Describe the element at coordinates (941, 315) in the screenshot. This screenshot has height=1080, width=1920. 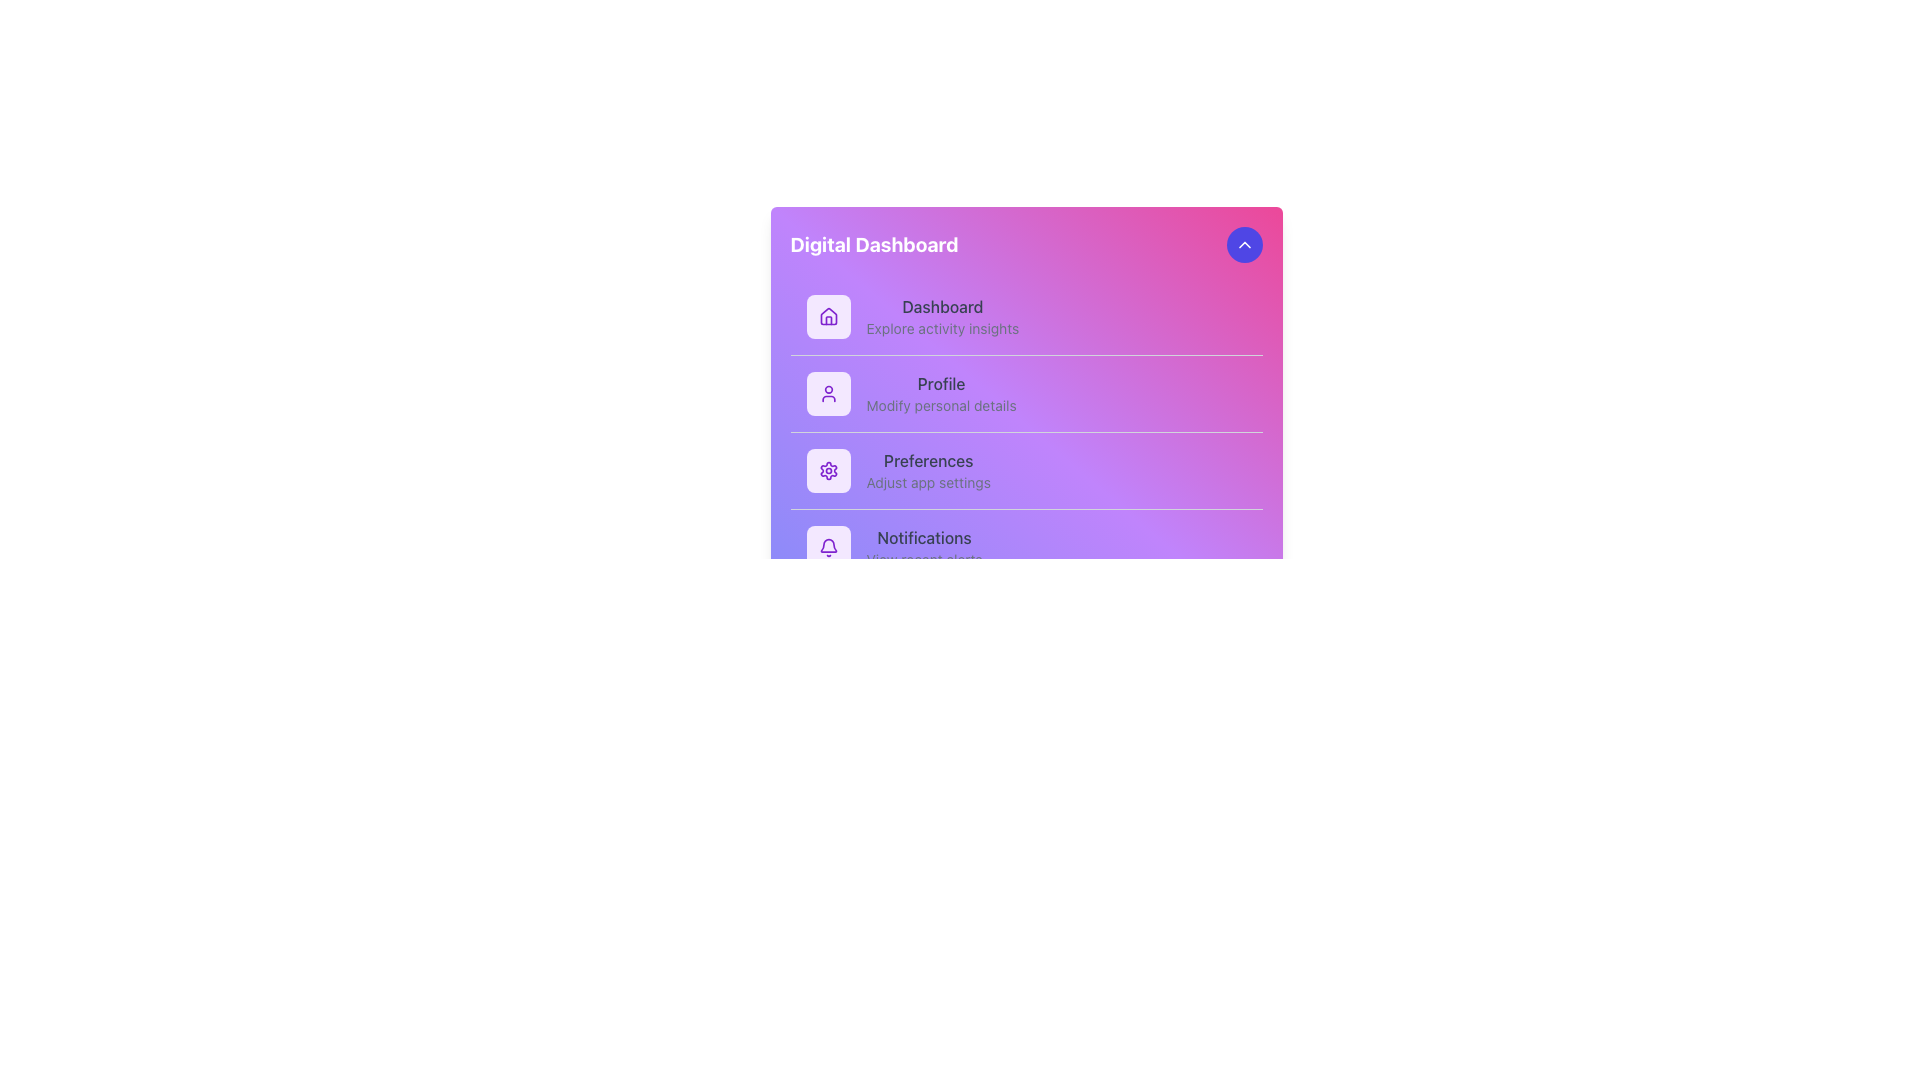
I see `the 'Dashboard' navigational text label located in the vertical navigation menu, positioned below the 'Digital Dashboard' header` at that location.